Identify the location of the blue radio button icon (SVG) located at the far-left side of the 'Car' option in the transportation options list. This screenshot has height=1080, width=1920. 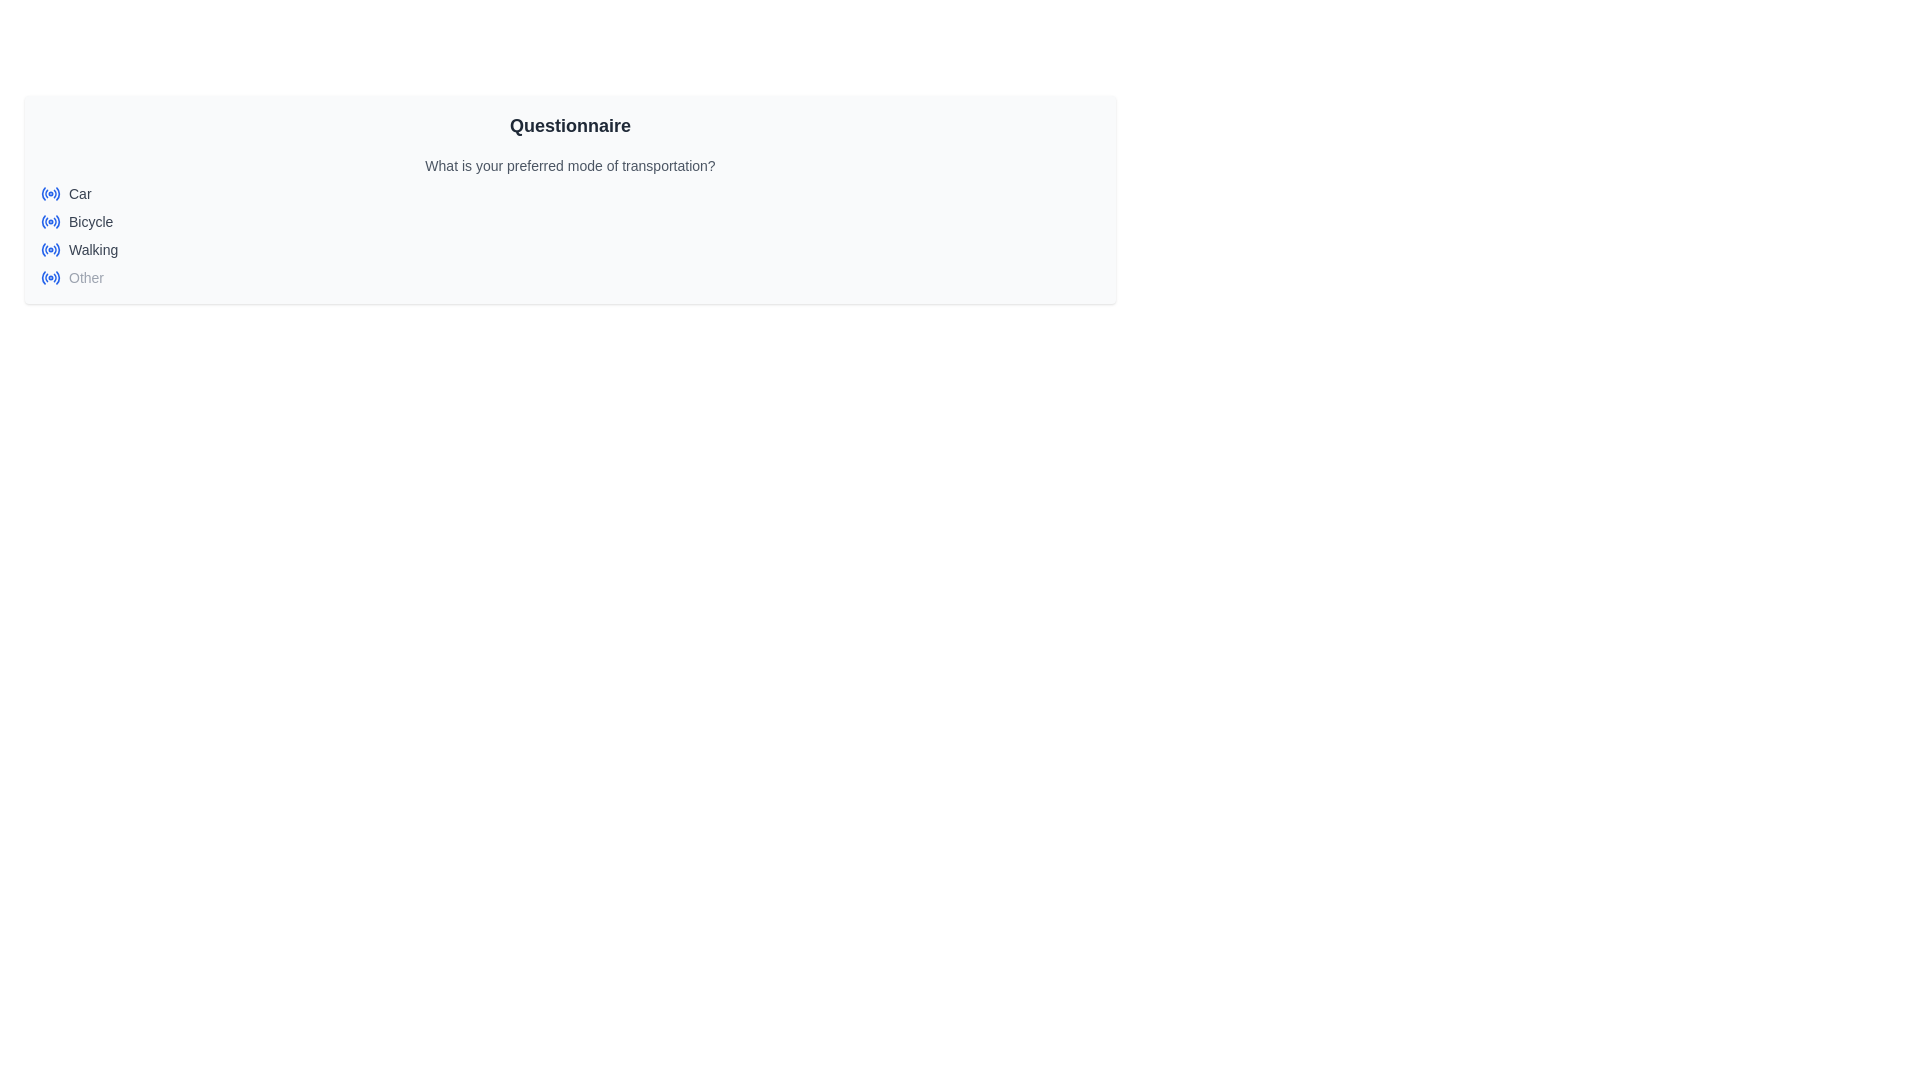
(51, 193).